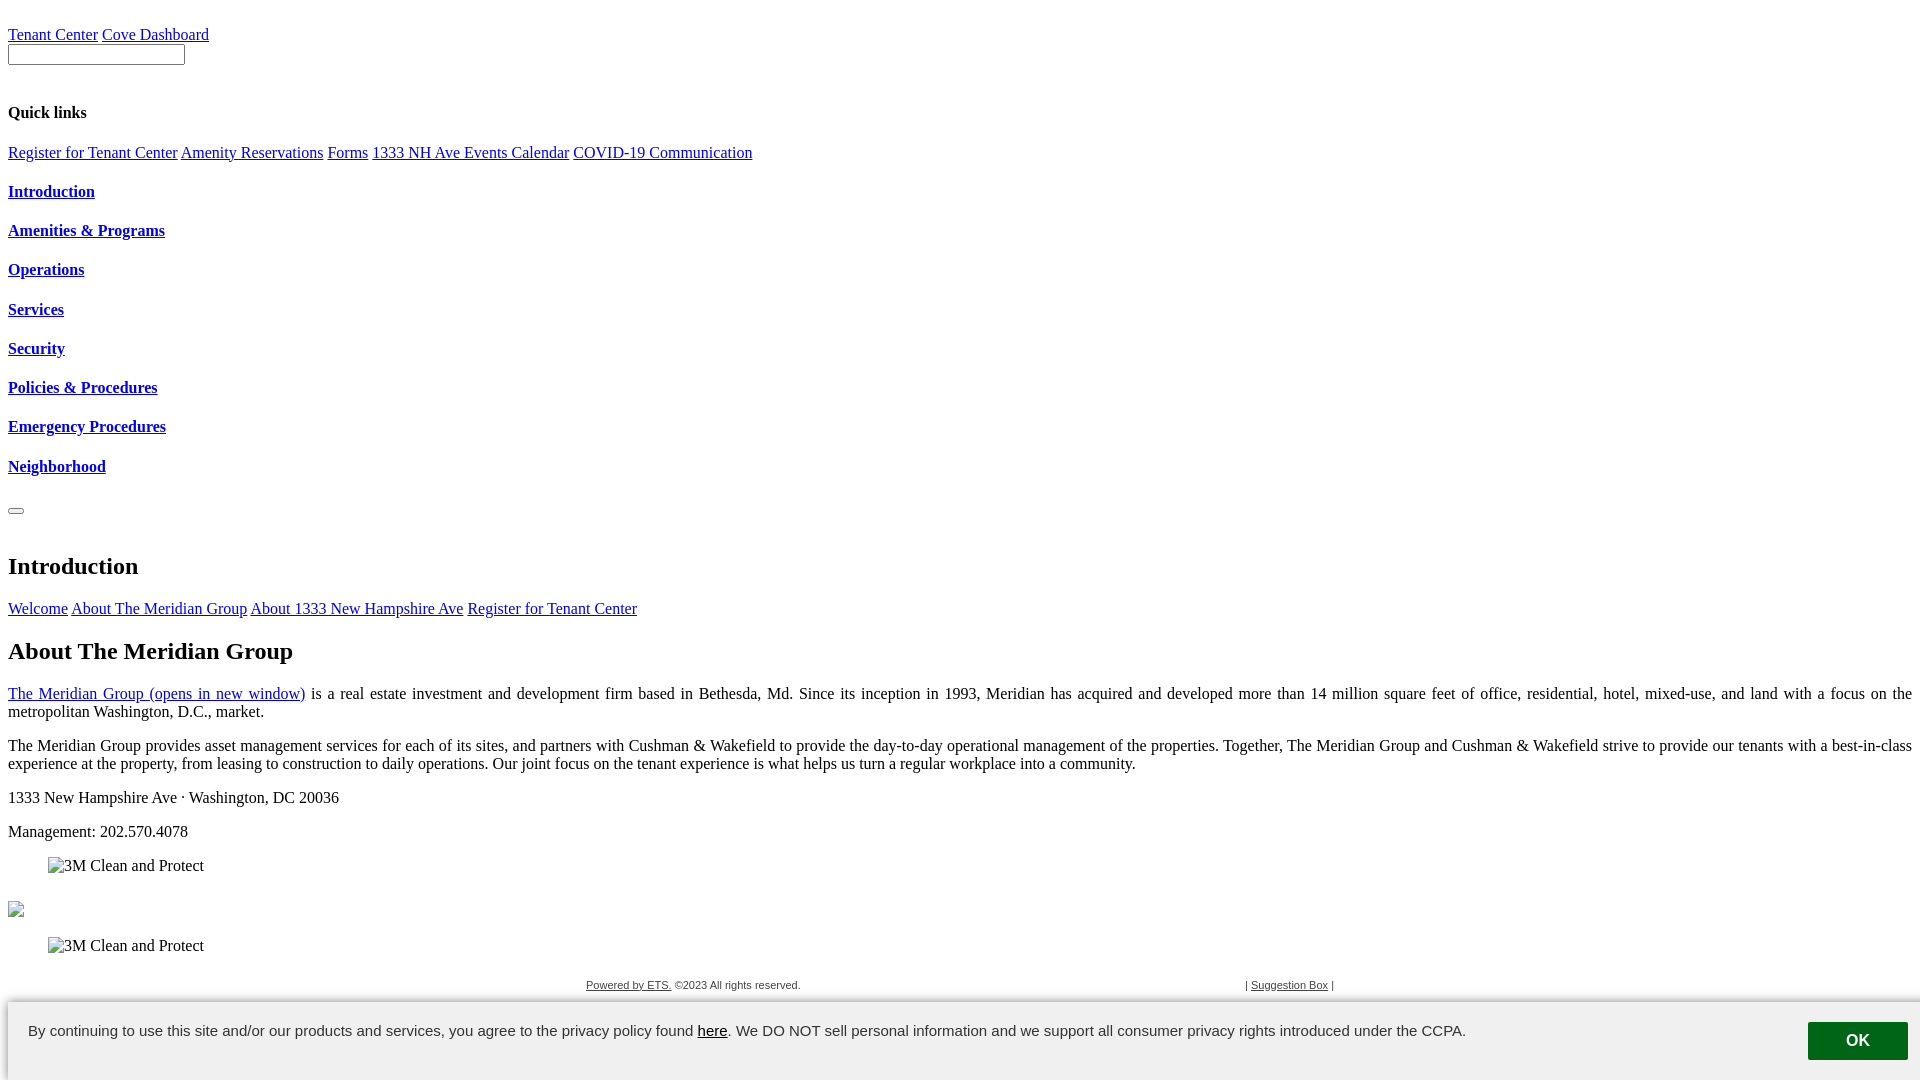  Describe the element at coordinates (38, 607) in the screenshot. I see `'Welcome'` at that location.